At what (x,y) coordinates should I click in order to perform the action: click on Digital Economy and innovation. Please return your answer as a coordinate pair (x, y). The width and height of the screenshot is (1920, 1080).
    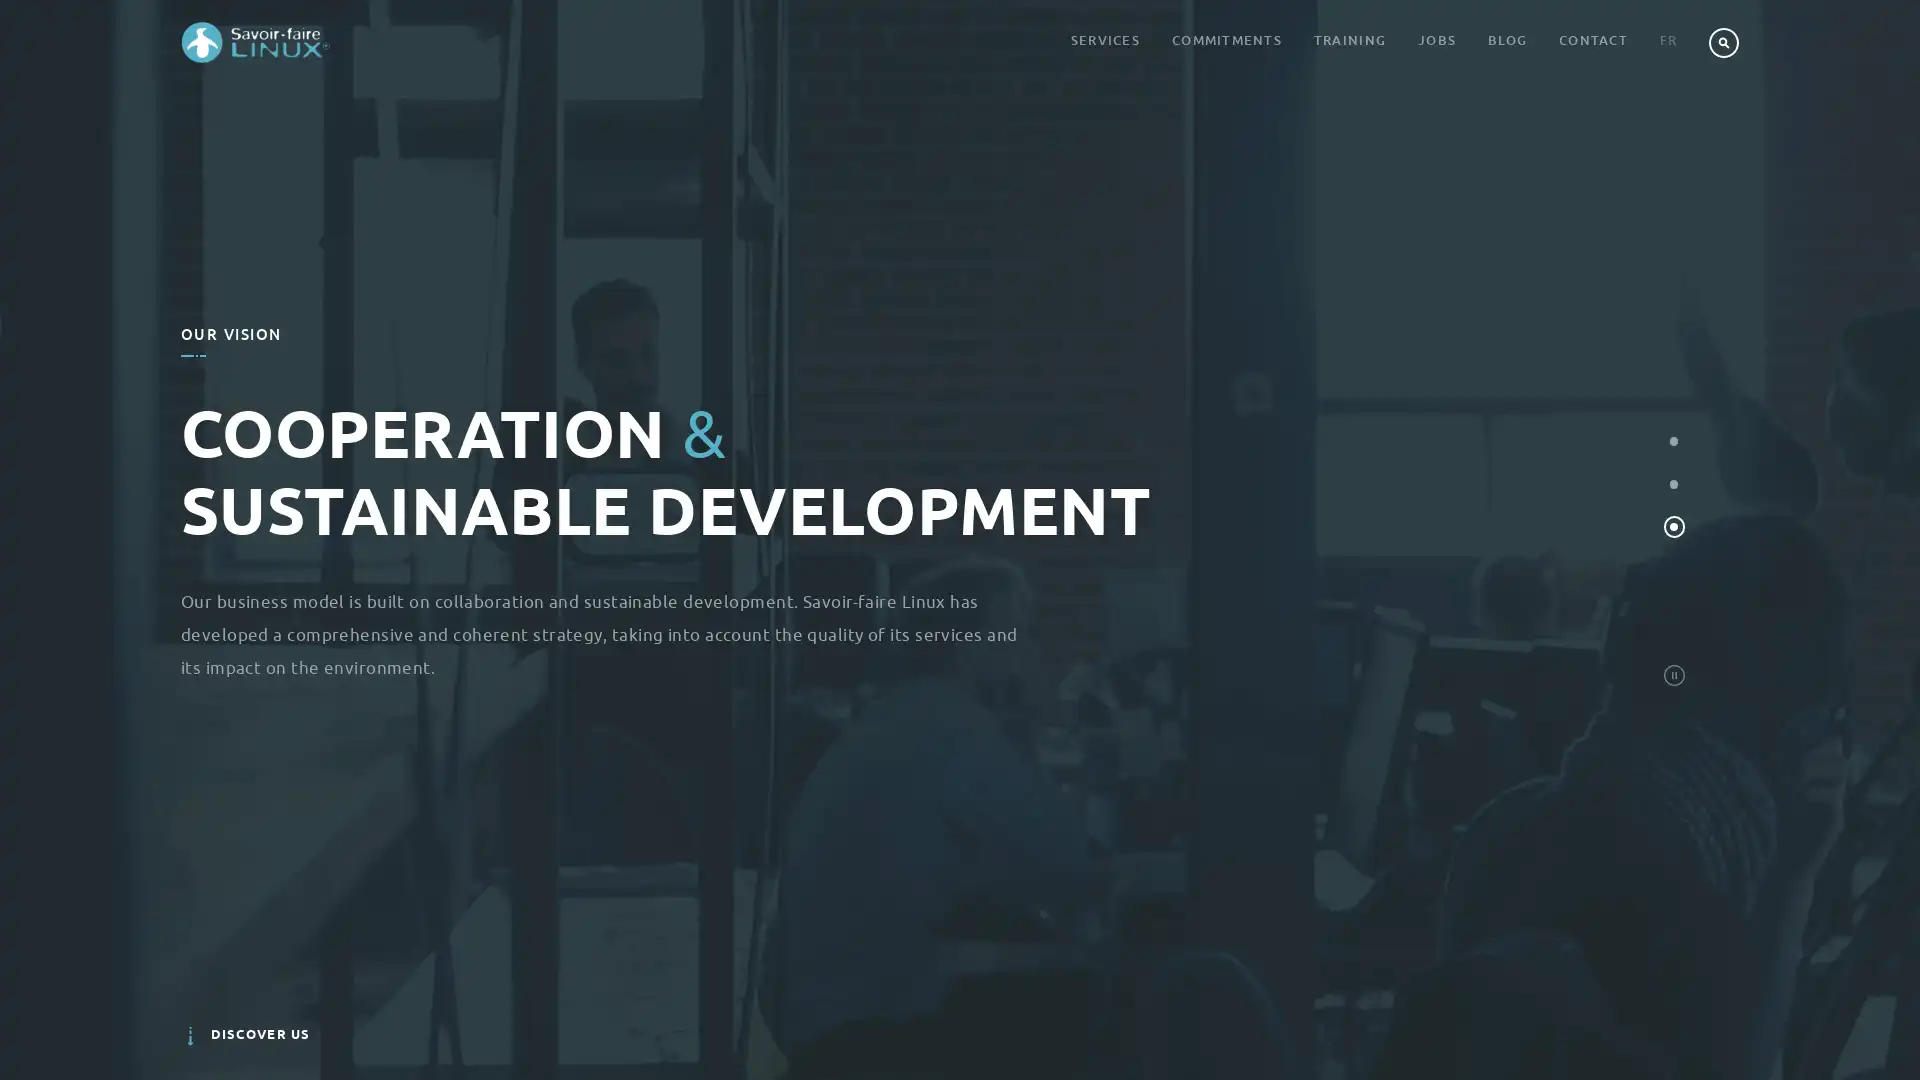
    Looking at the image, I should click on (1673, 440).